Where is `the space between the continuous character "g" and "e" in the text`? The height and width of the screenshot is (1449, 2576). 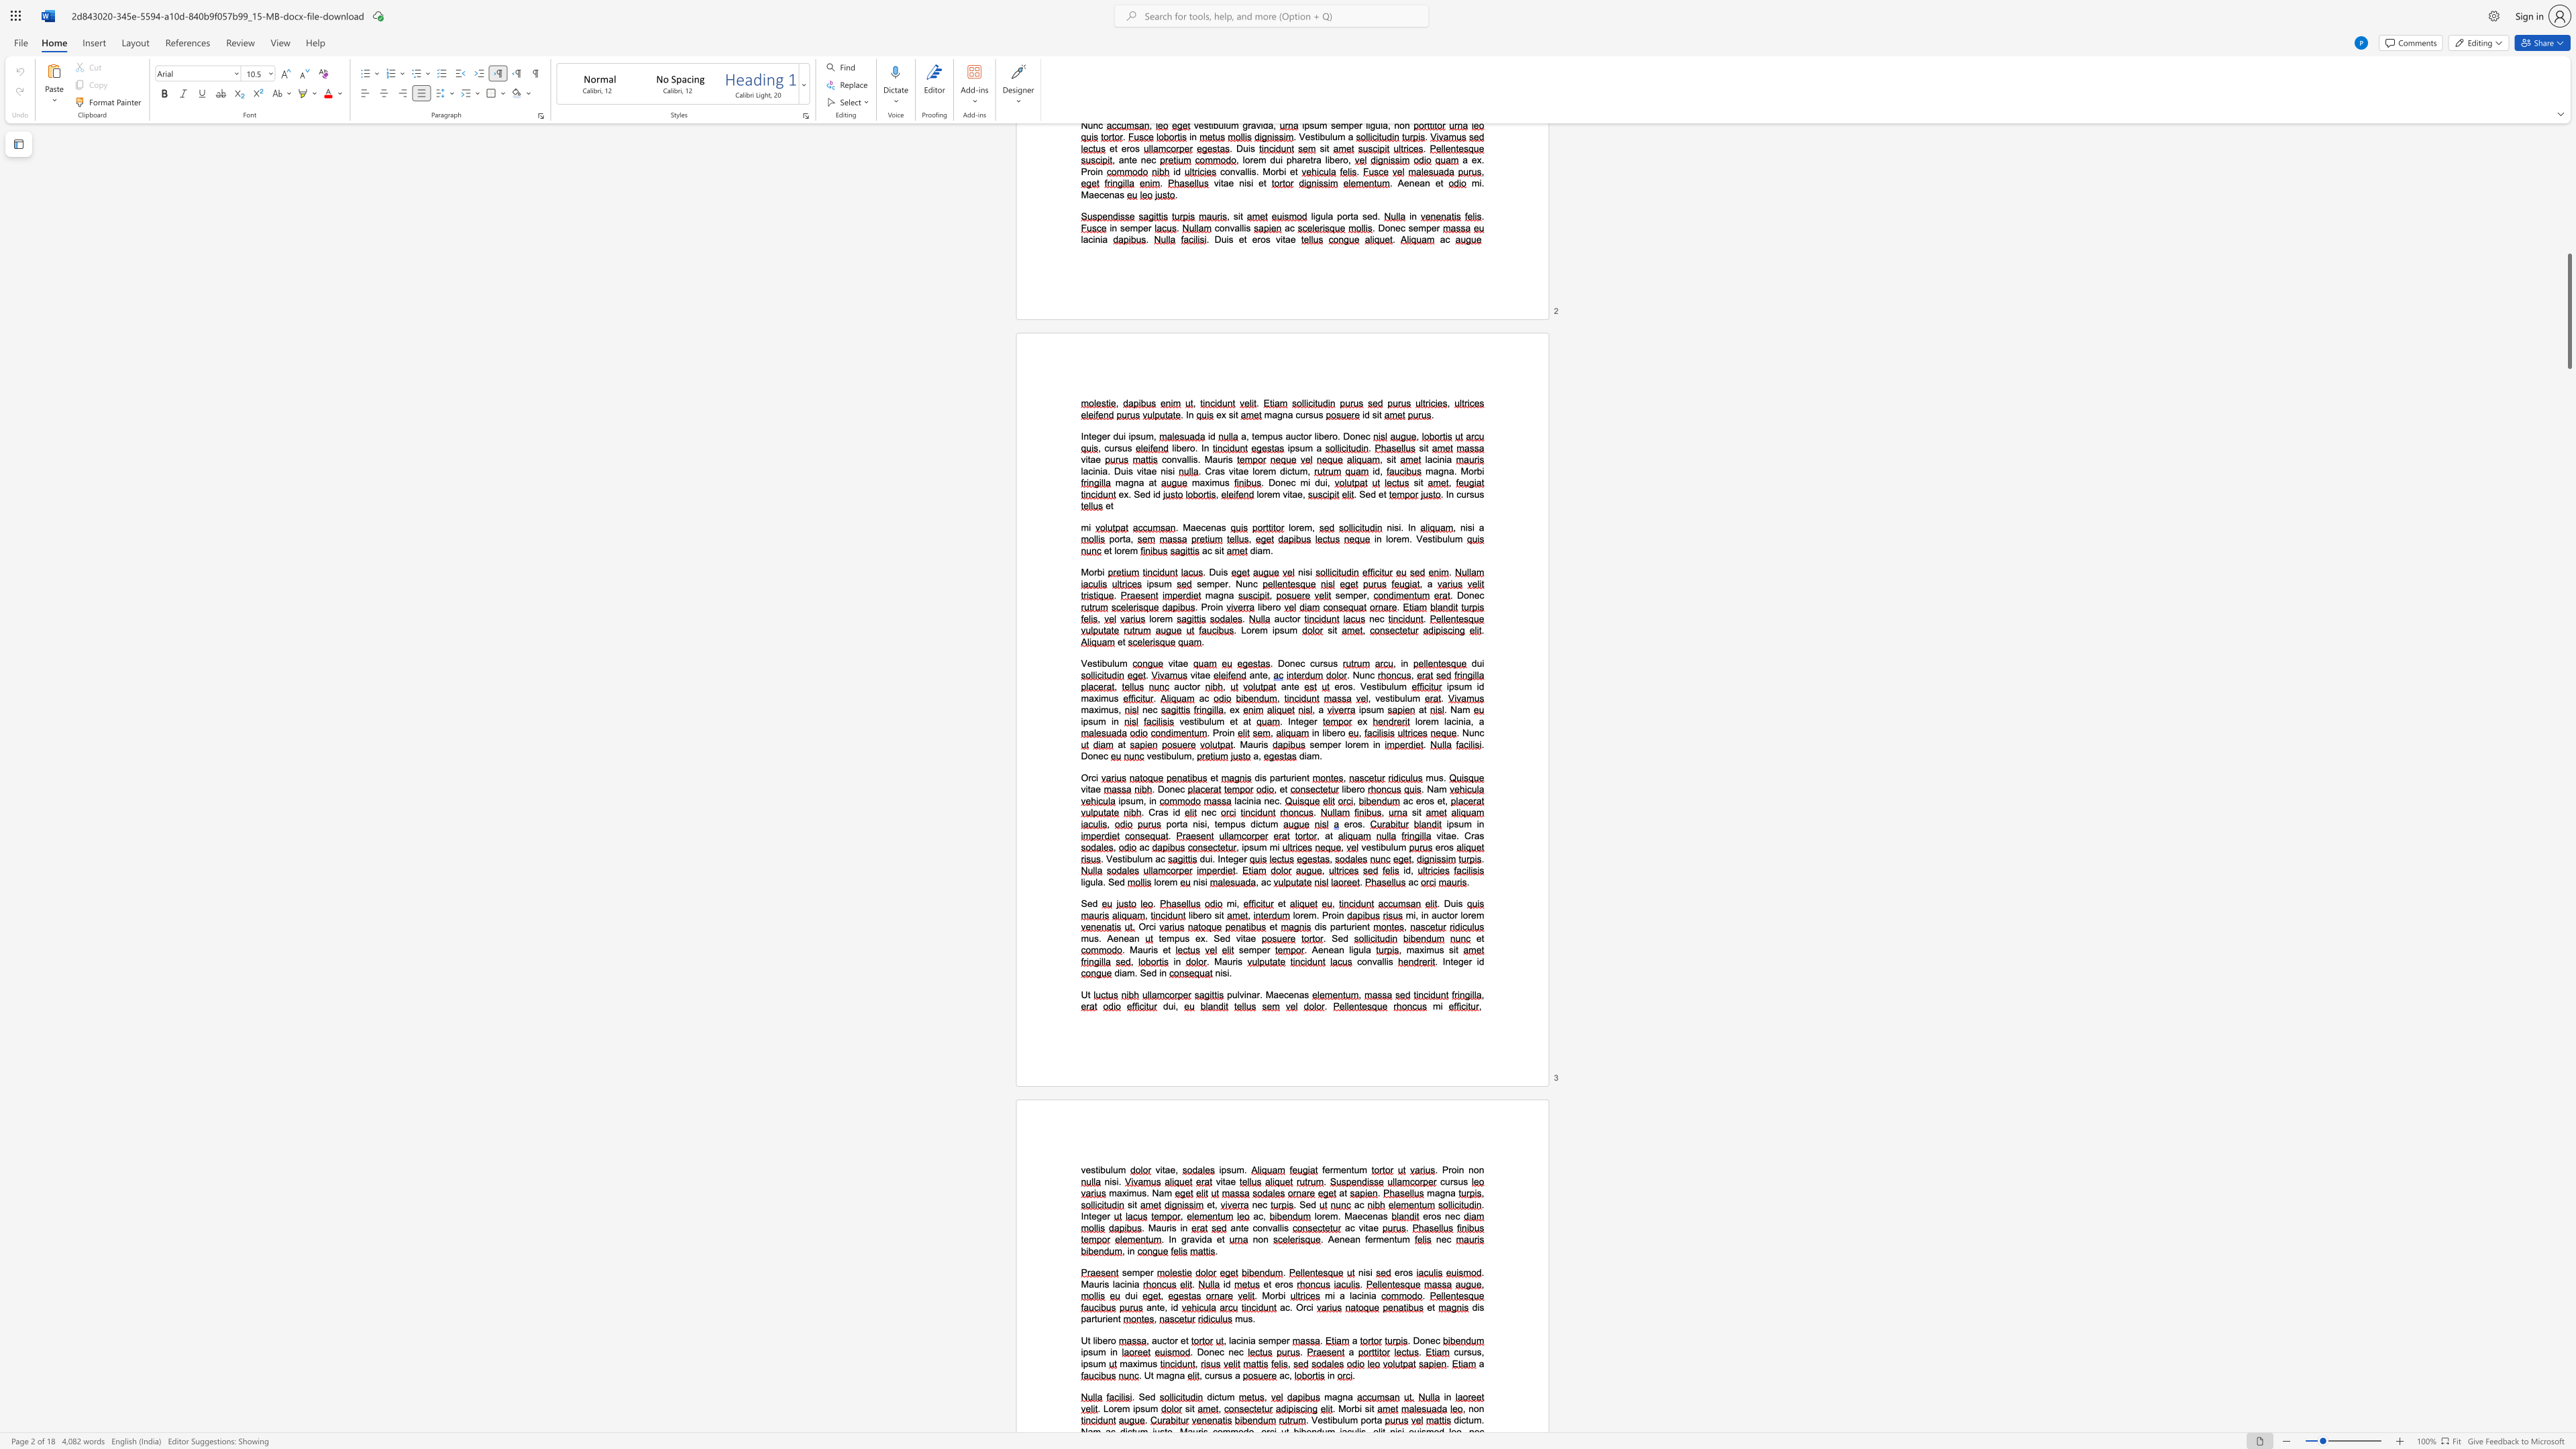
the space between the continuous character "g" and "e" in the text is located at coordinates (1462, 960).